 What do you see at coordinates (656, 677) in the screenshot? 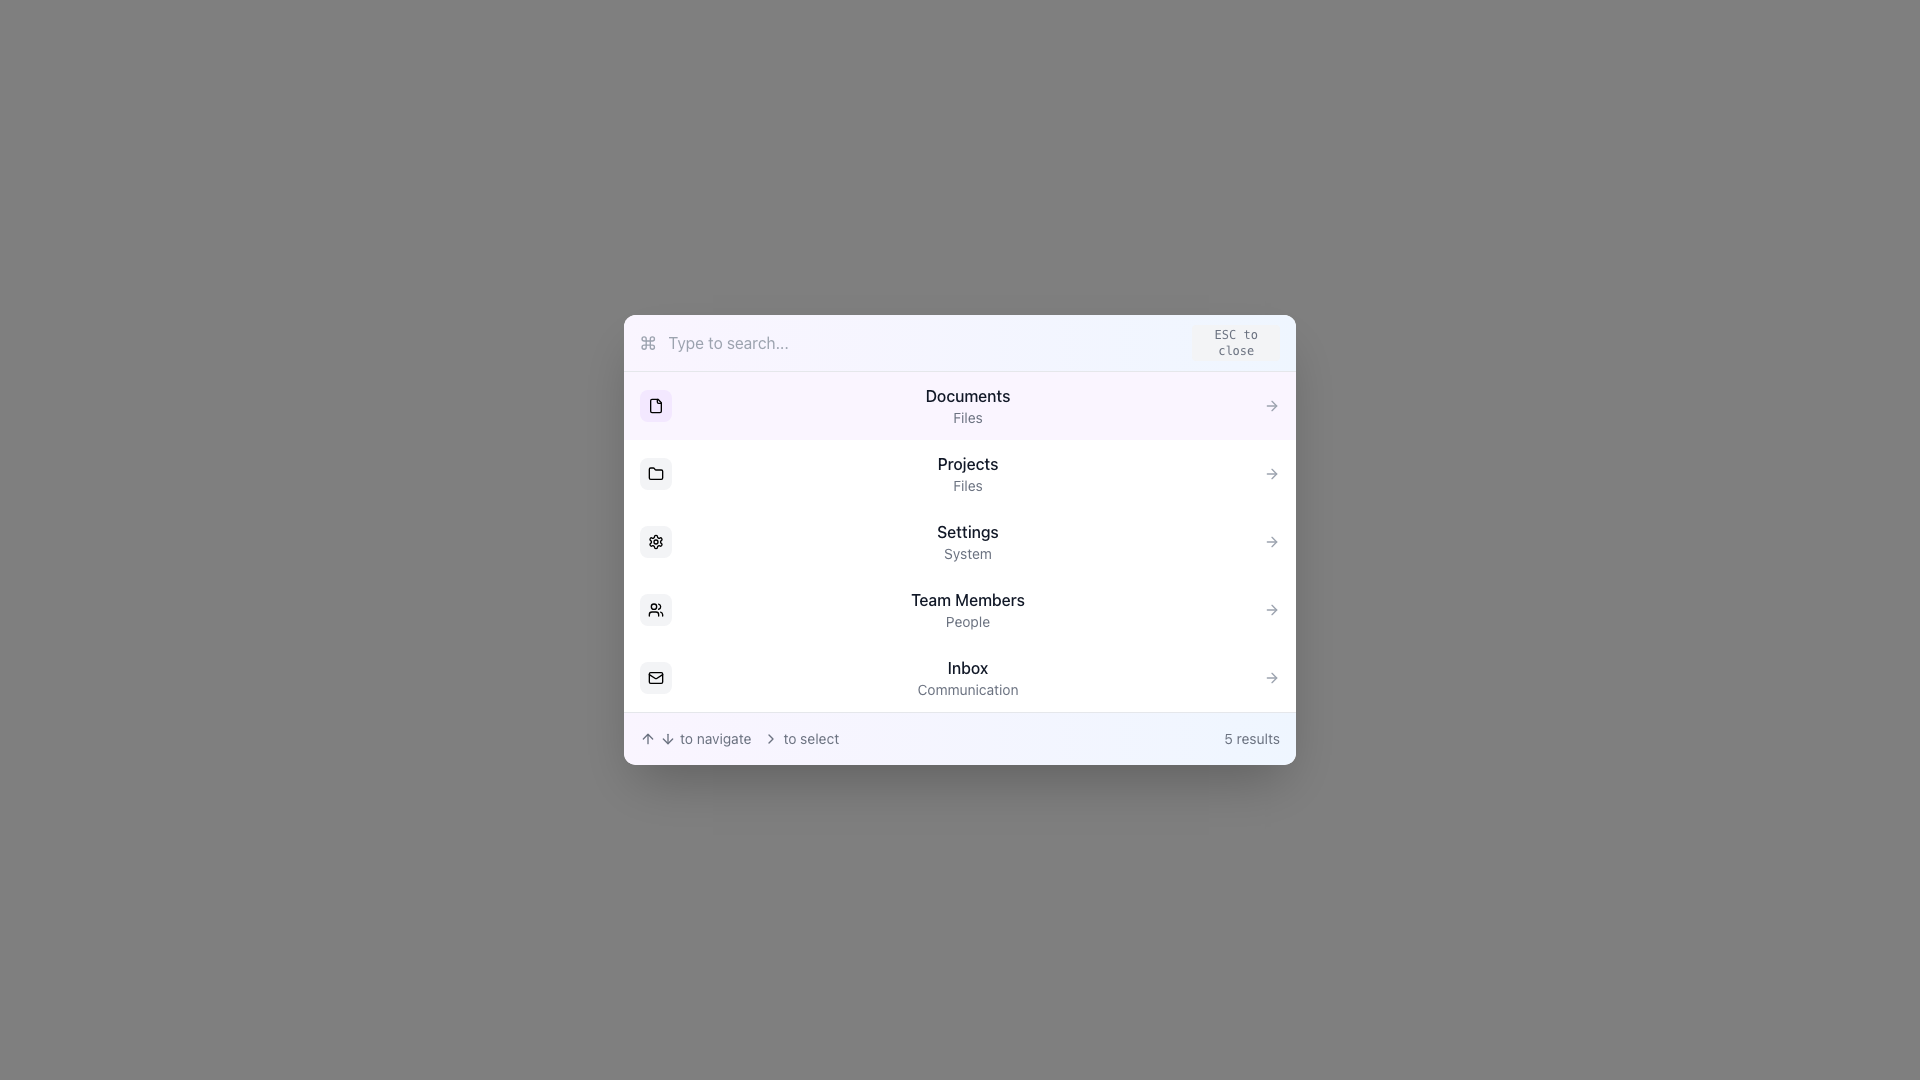
I see `the small, stylized envelope icon on the leftmost side of the fifth row, adjacent to the 'Inbox' label` at bounding box center [656, 677].